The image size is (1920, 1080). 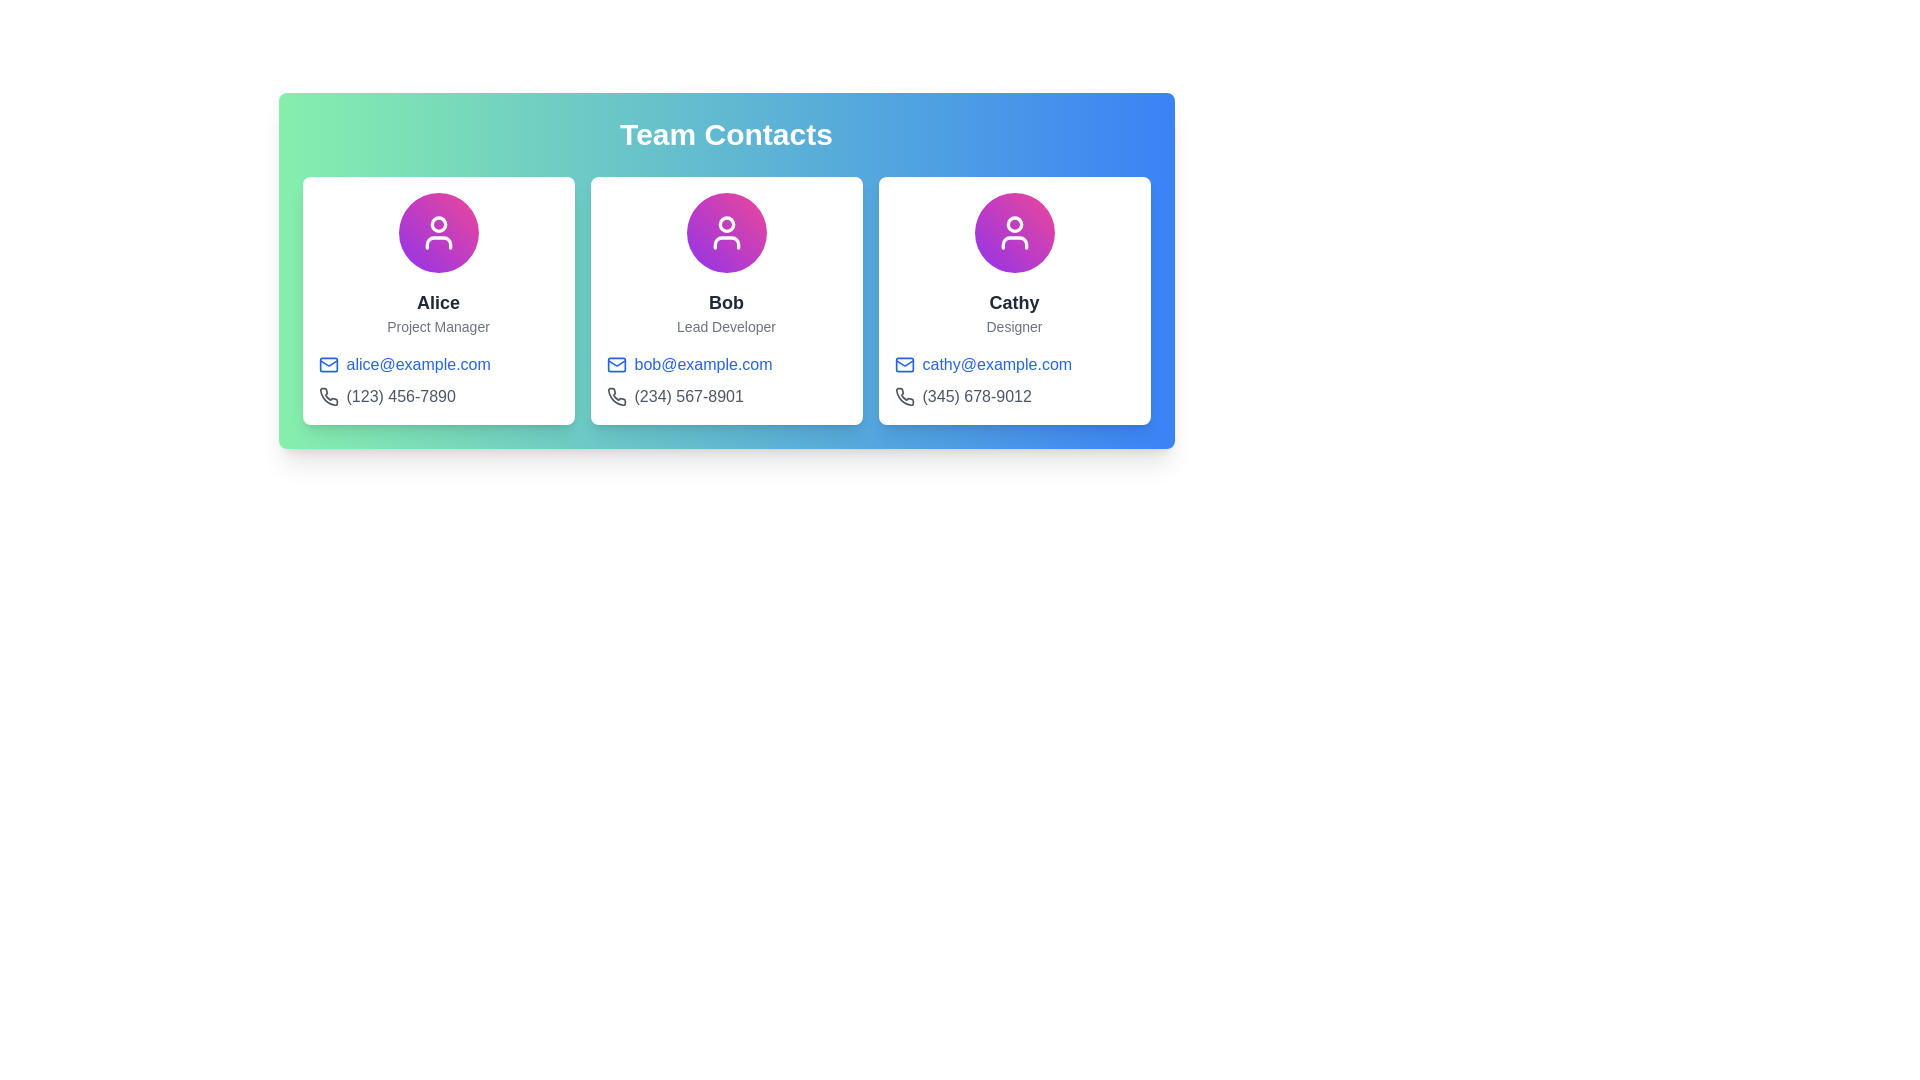 What do you see at coordinates (903, 365) in the screenshot?
I see `the mail envelope icon with a blue outline located to the left of the email address 'cathy@example.com' in the third card of the 'Team Contacts' section` at bounding box center [903, 365].